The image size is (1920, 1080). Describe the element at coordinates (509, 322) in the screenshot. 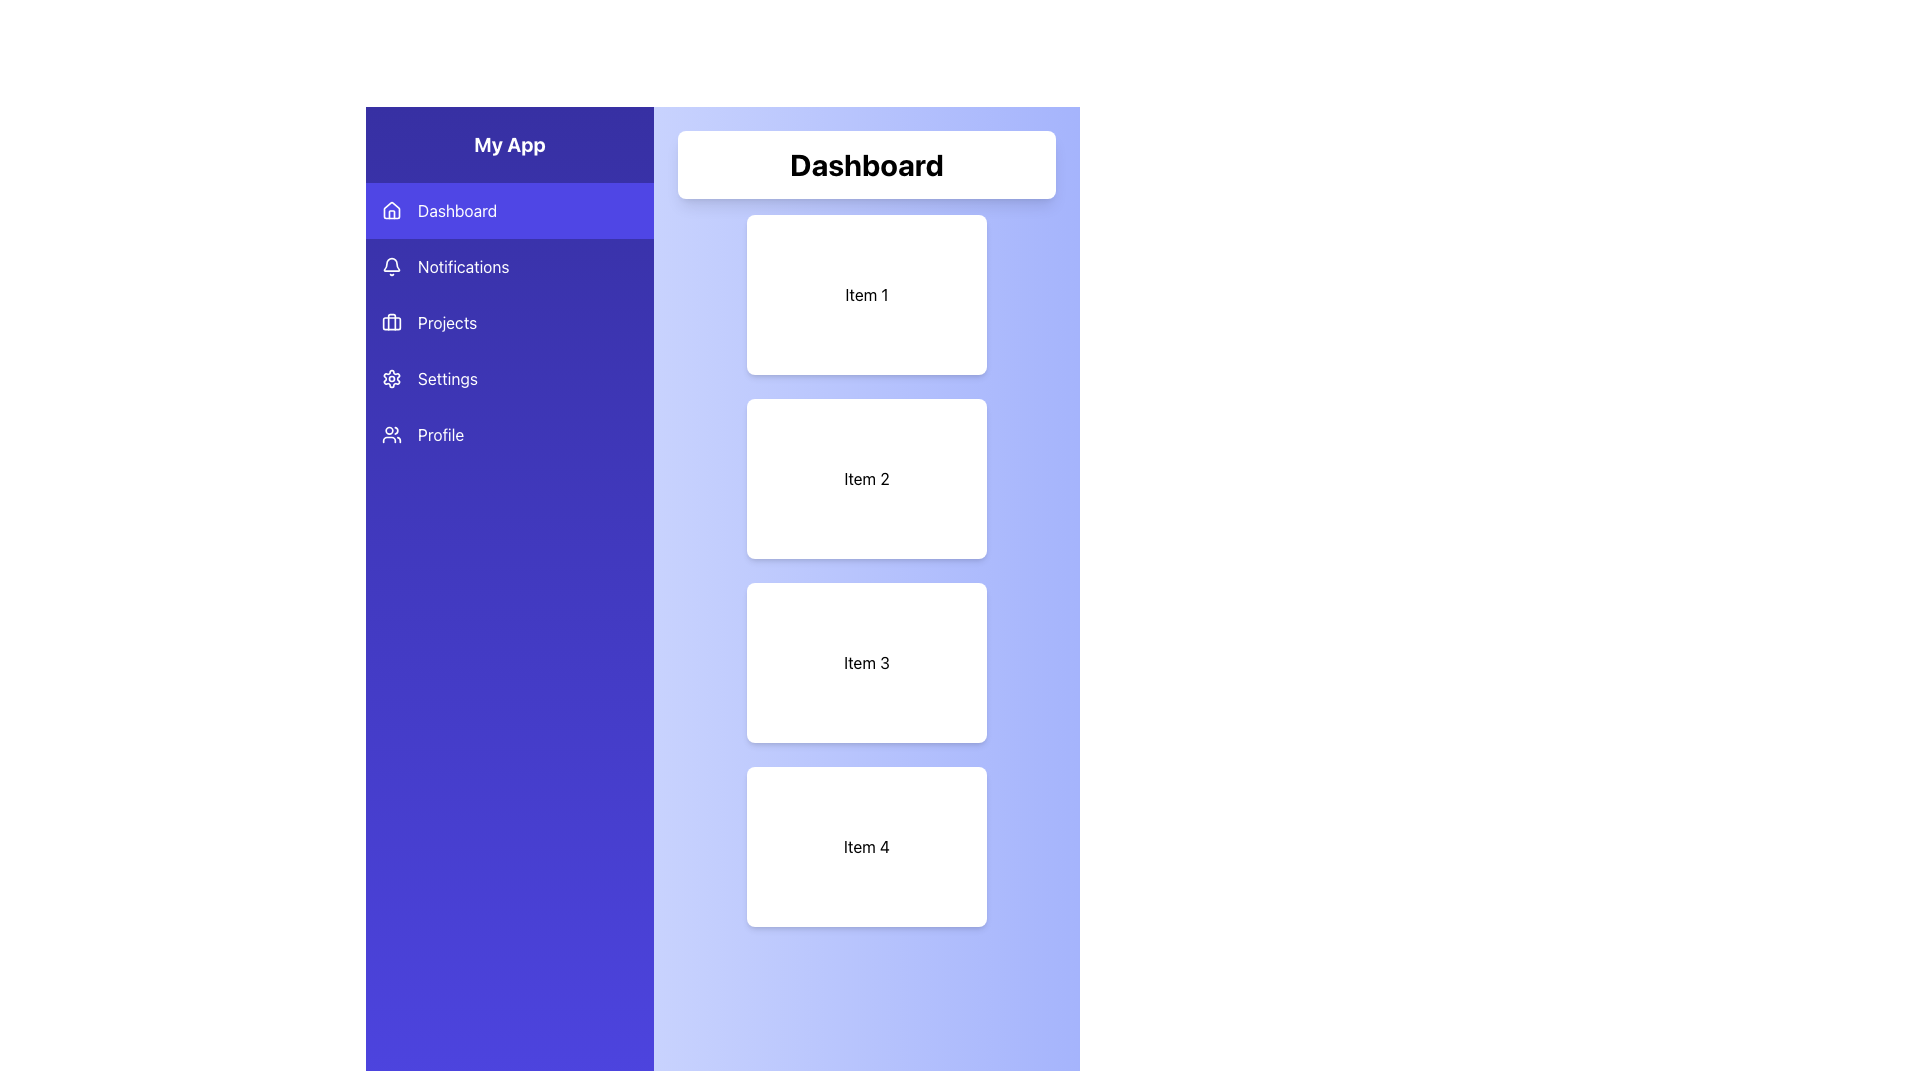

I see `the 'Projects' navigation link, which is the third item in the vertical navigation sidebar located below 'Dashboard' and 'Notifications'` at that location.